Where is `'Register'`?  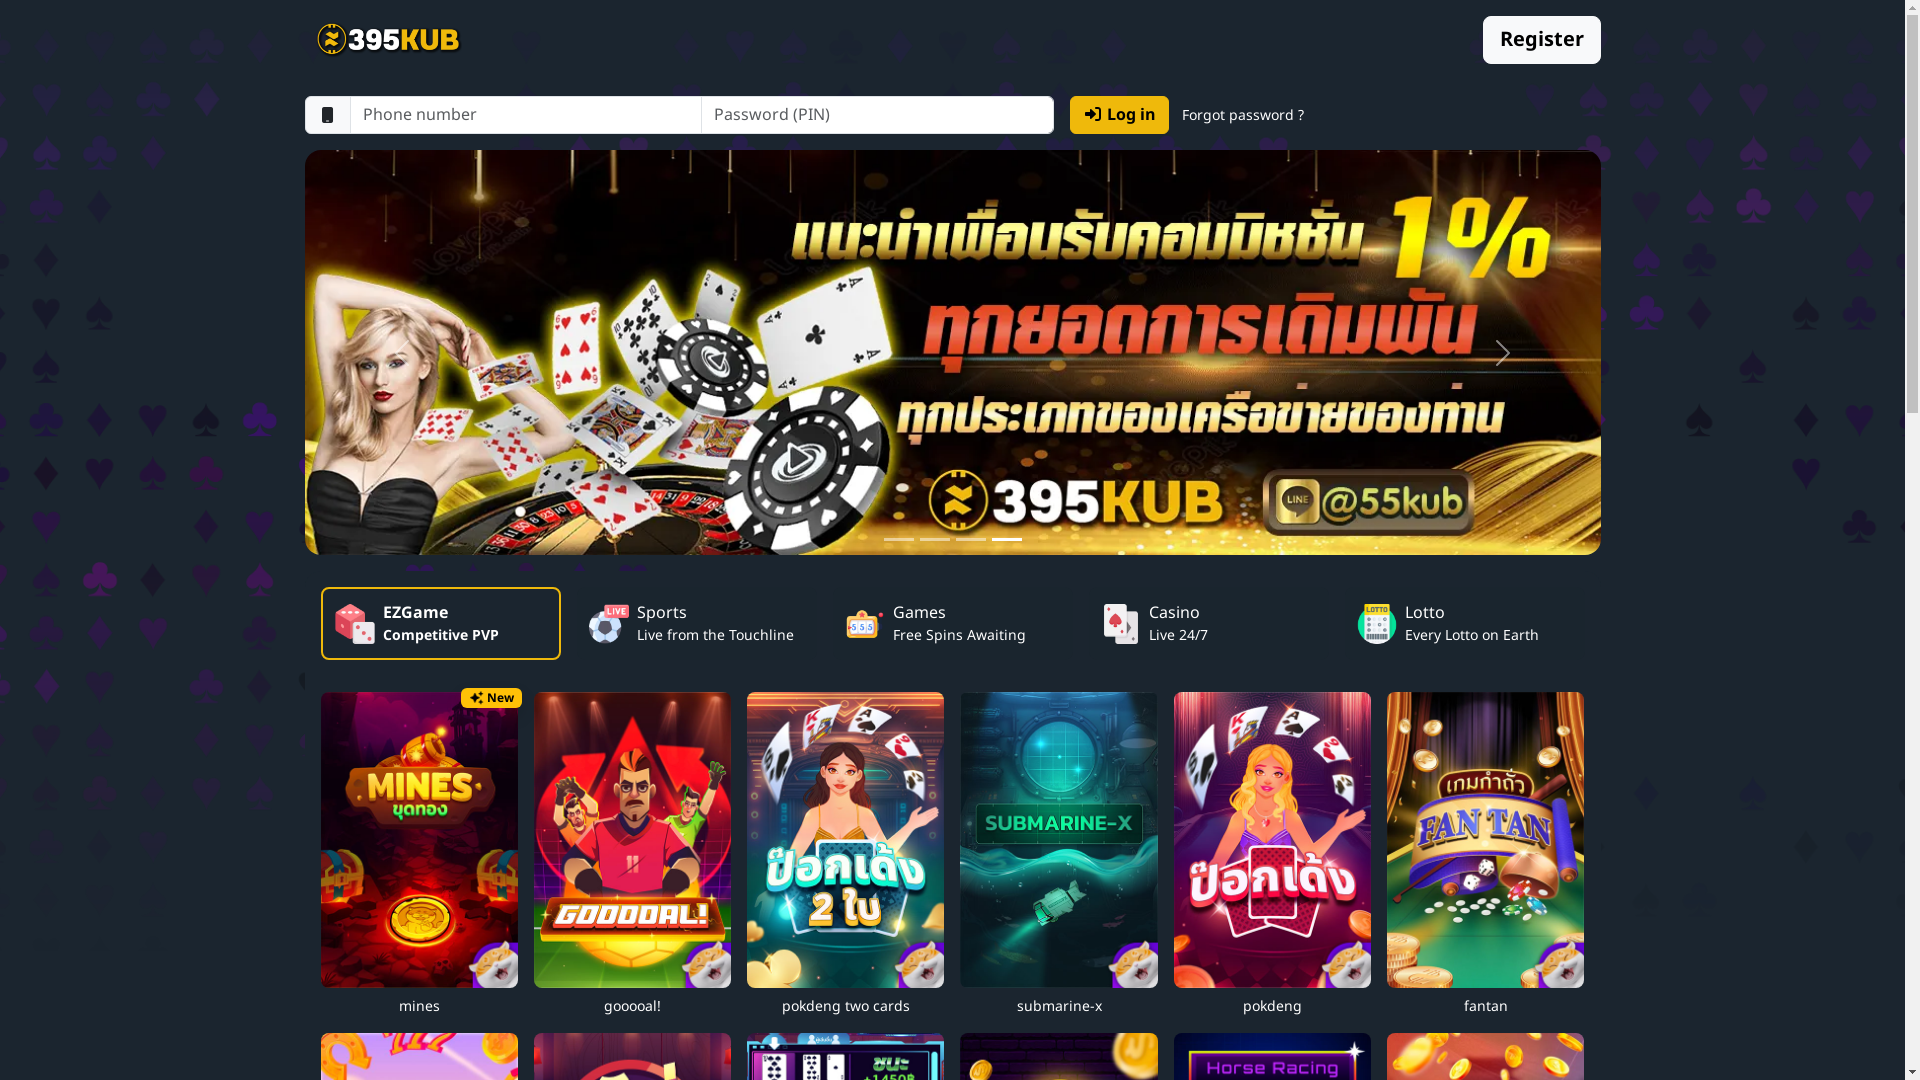 'Register' is located at coordinates (1539, 39).